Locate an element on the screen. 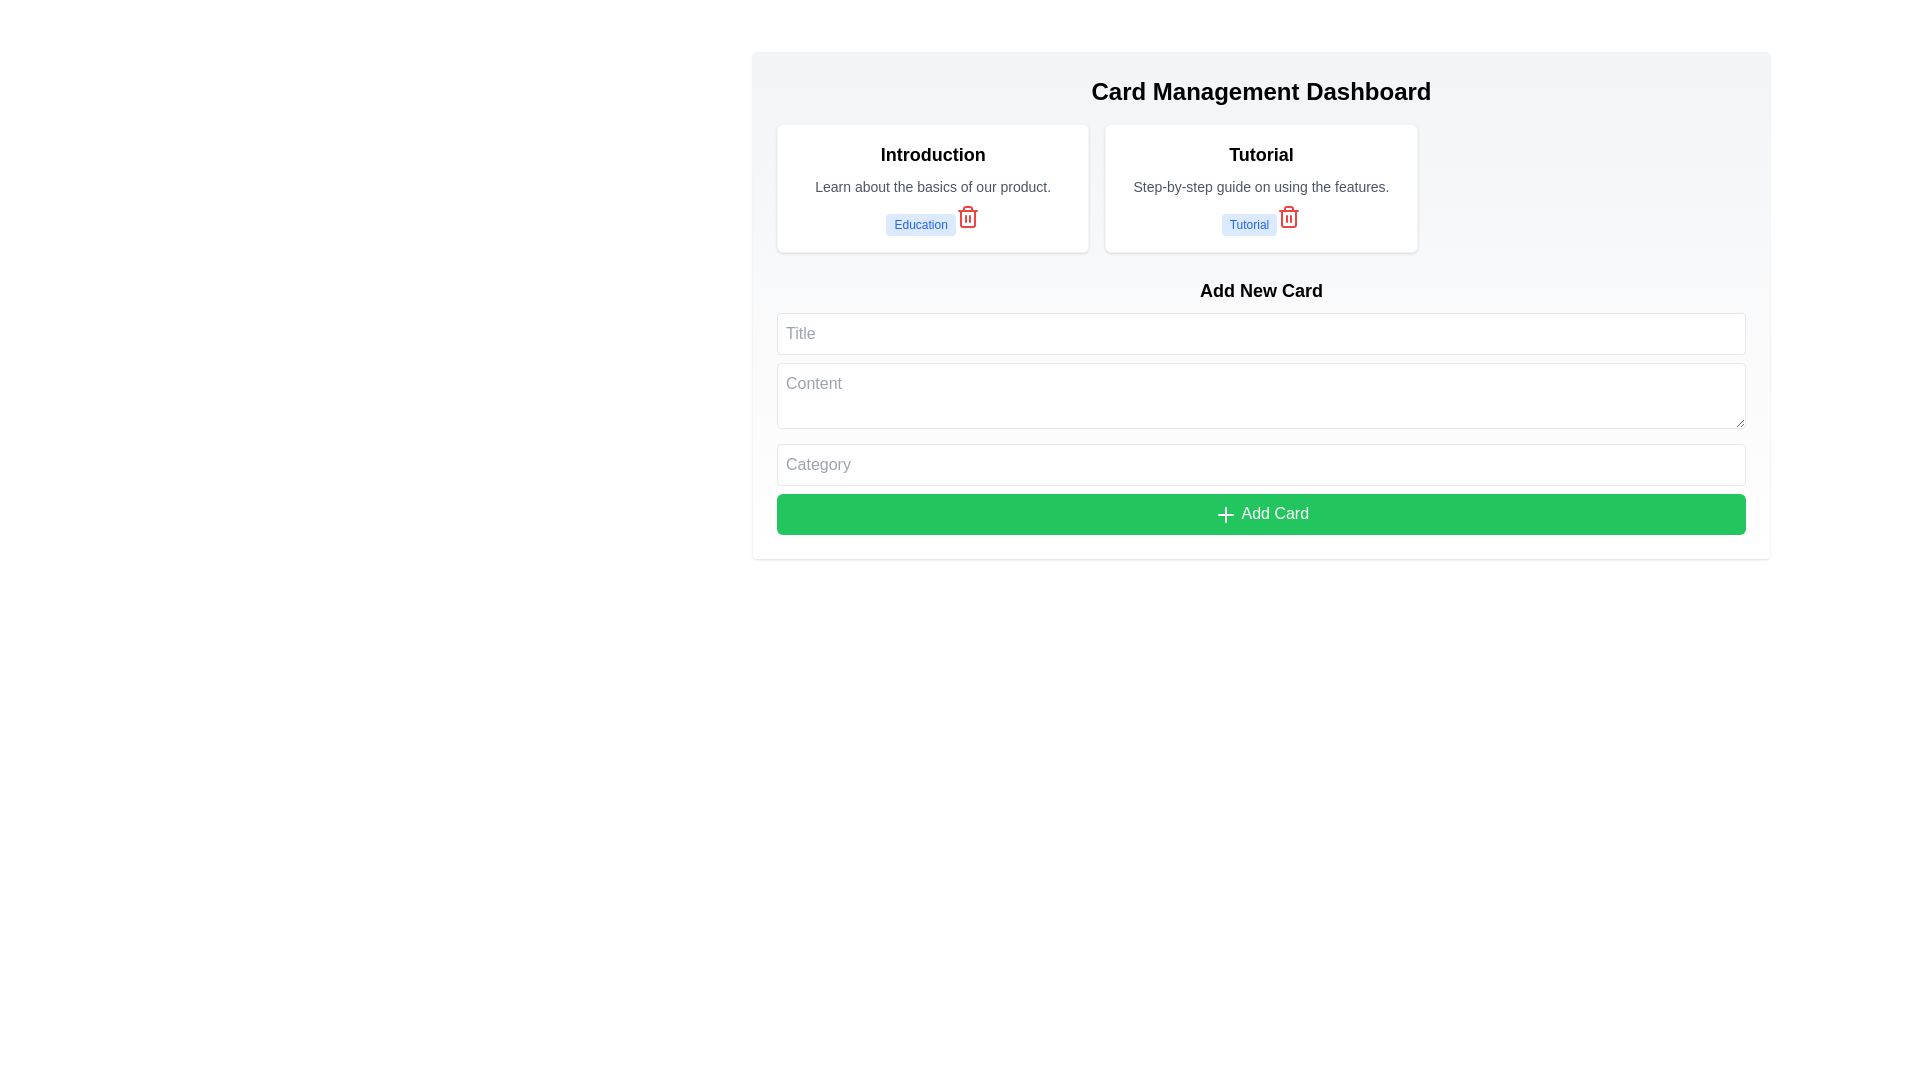 This screenshot has height=1080, width=1920. the descriptive text label located directly beneath the bold 'Tutorial' heading, which is within a bordered rectangle on the interface is located at coordinates (1260, 186).